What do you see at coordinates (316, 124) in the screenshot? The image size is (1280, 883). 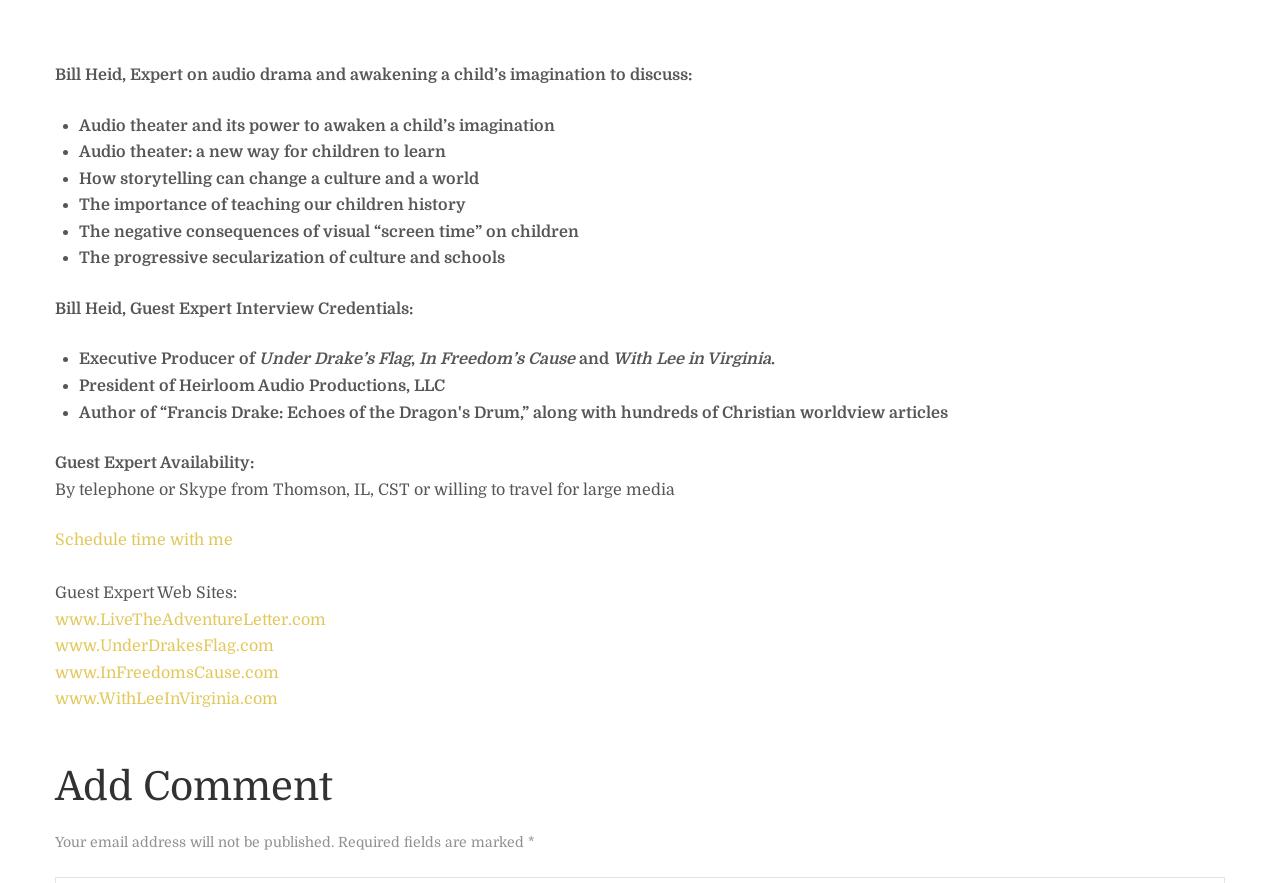 I see `'Audio theater and its power to awaken a child’s imagination'` at bounding box center [316, 124].